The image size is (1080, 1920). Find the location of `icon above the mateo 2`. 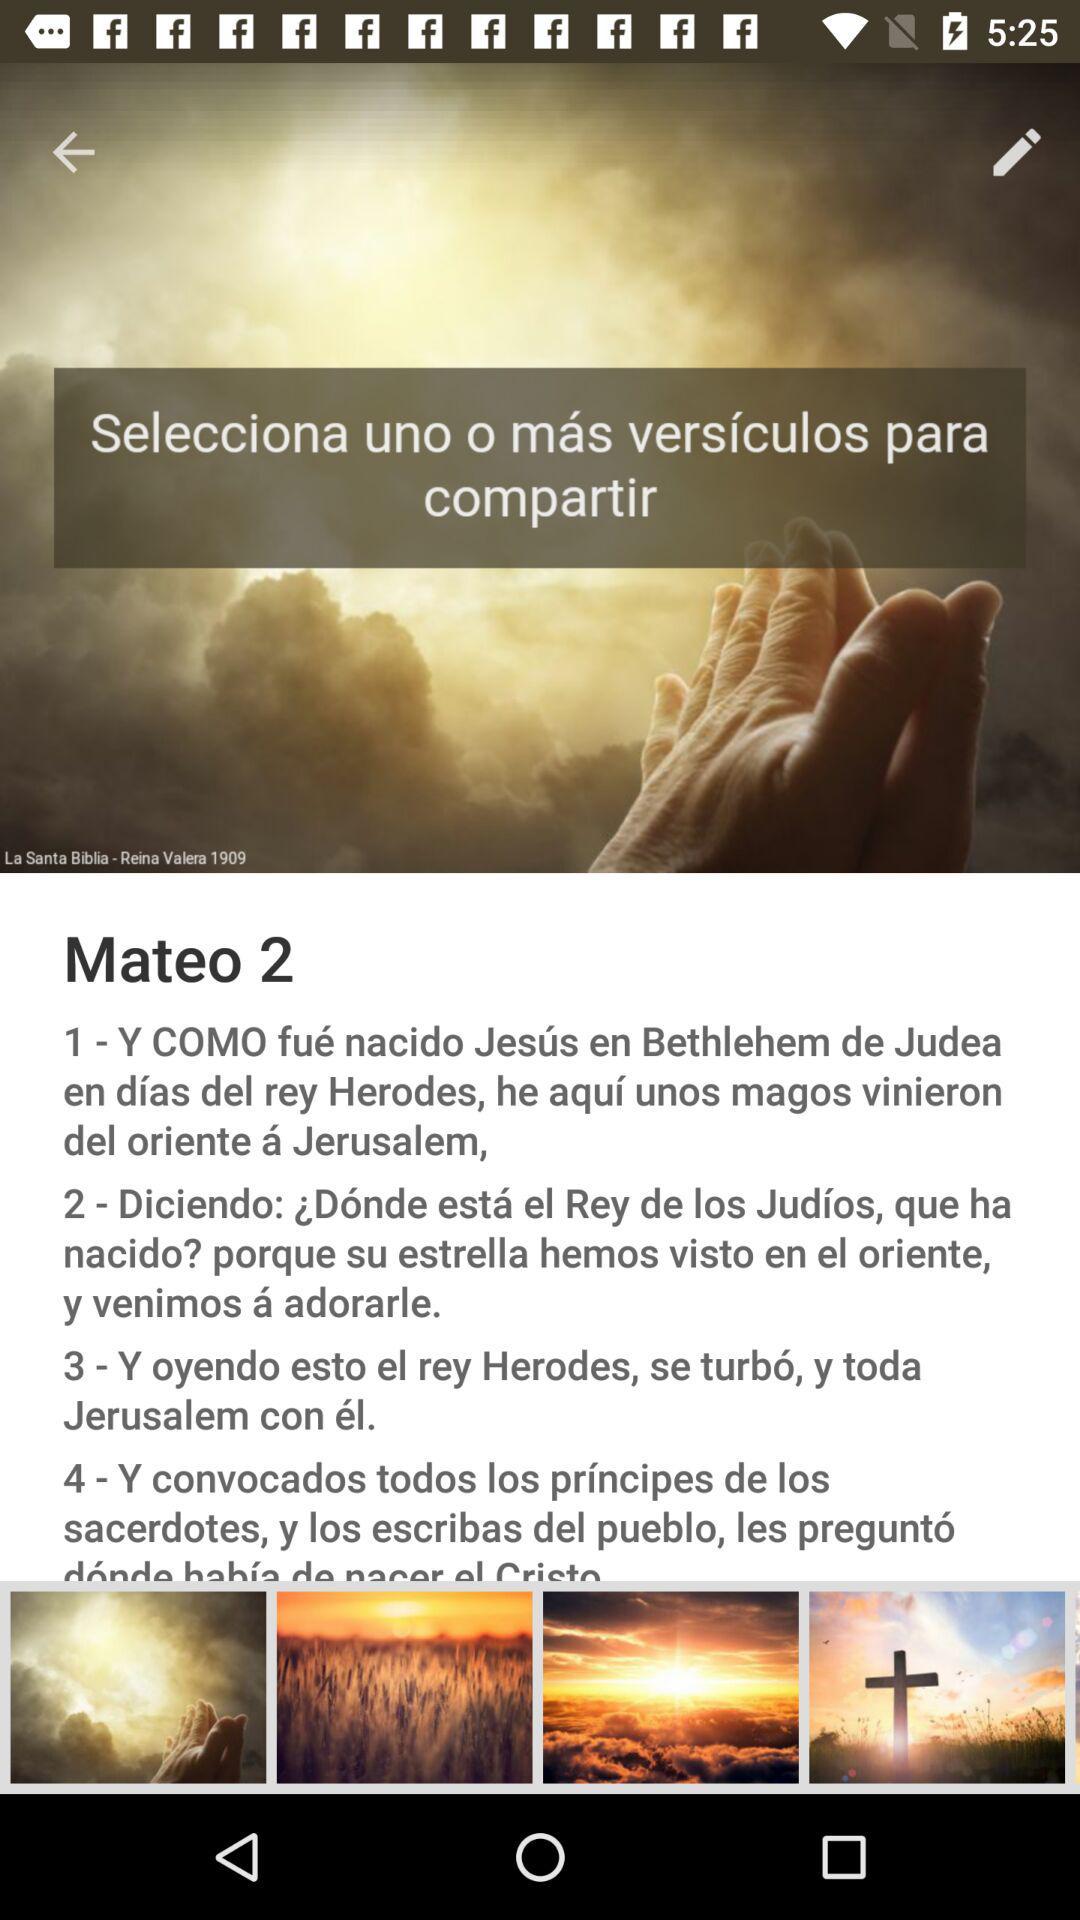

icon above the mateo 2 is located at coordinates (72, 151).